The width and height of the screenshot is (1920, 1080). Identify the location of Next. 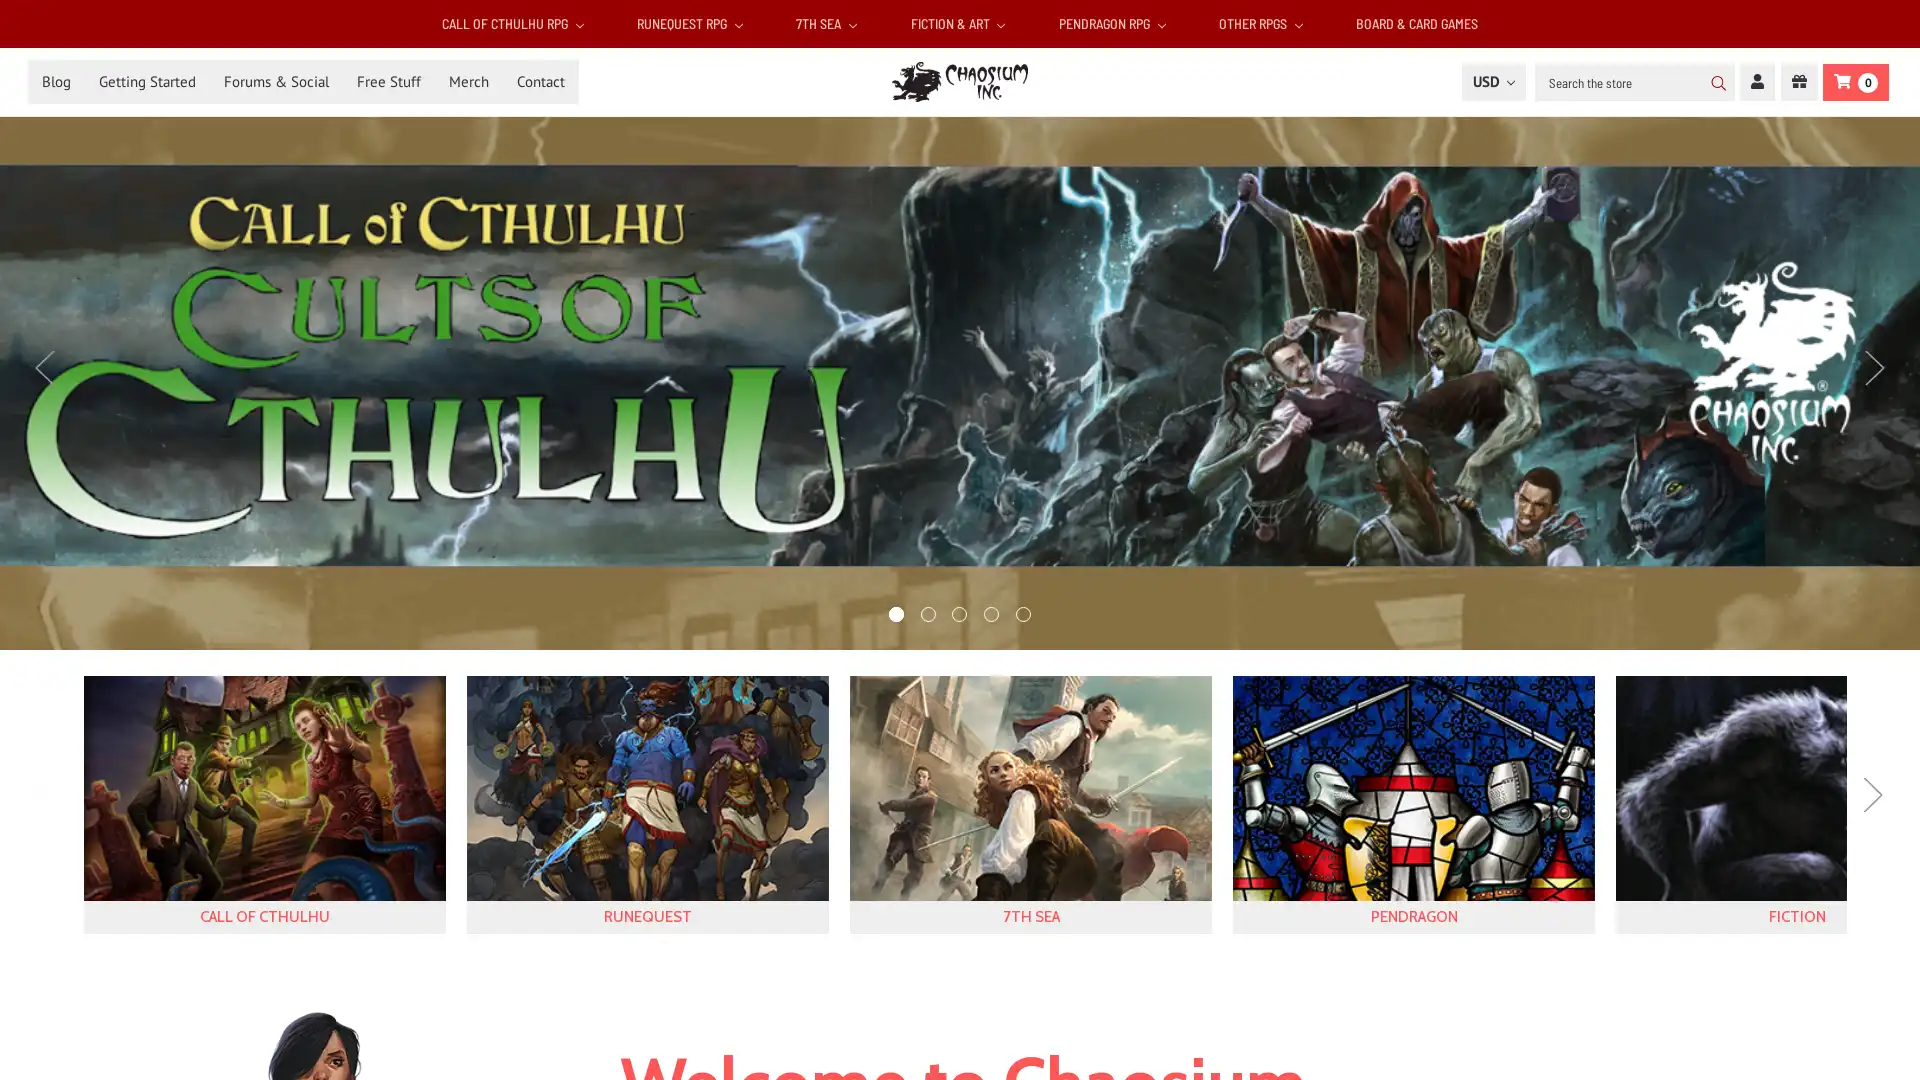
(1874, 367).